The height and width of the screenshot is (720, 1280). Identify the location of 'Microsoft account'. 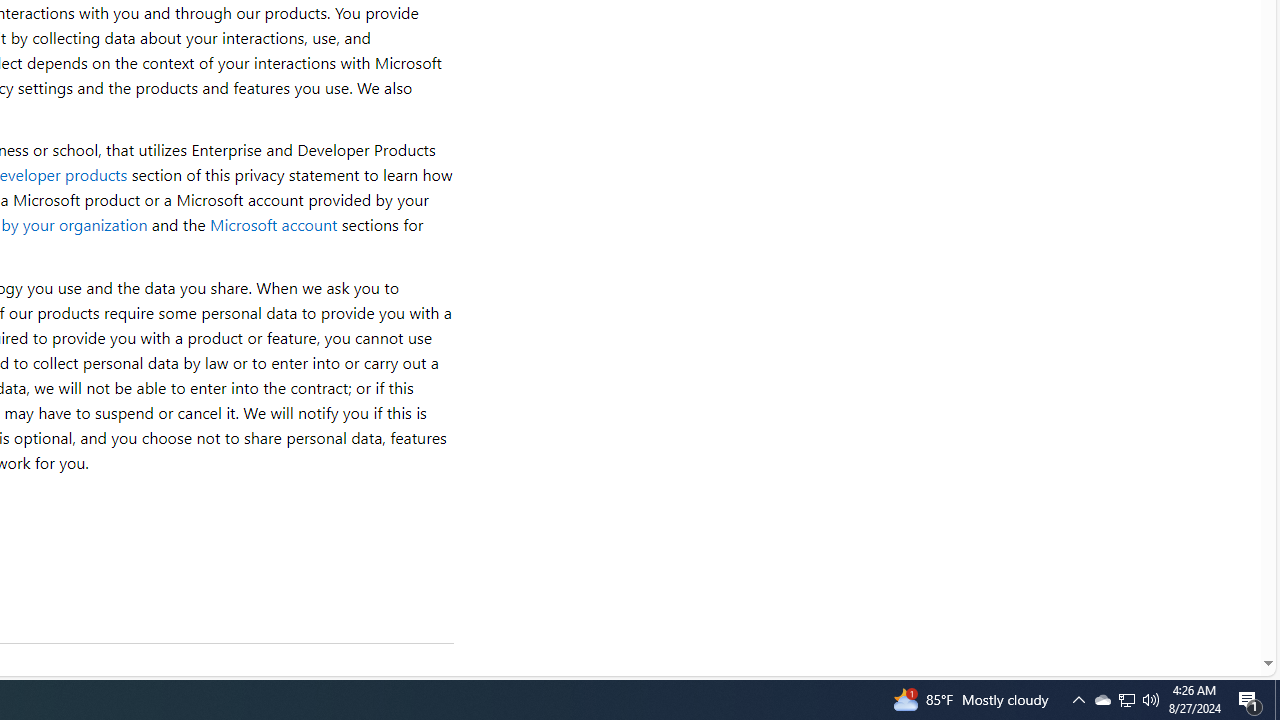
(272, 225).